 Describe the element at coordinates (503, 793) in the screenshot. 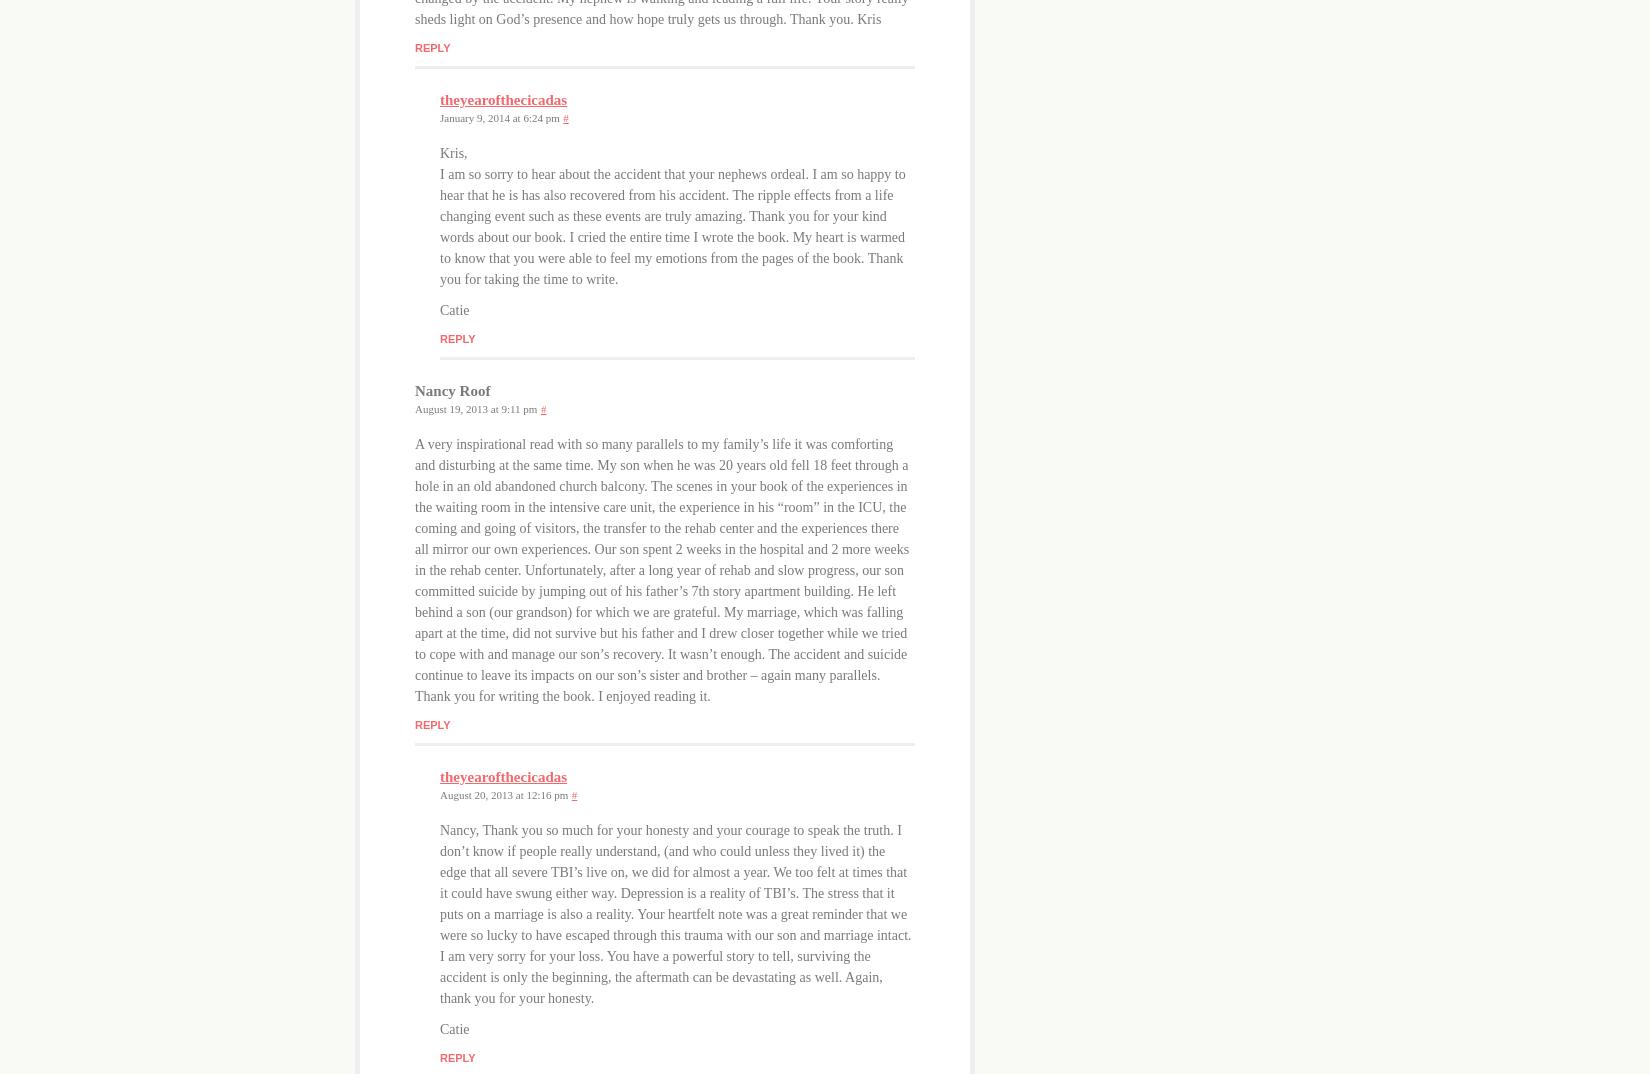

I see `'August 20, 2013 at 12:16 pm'` at that location.